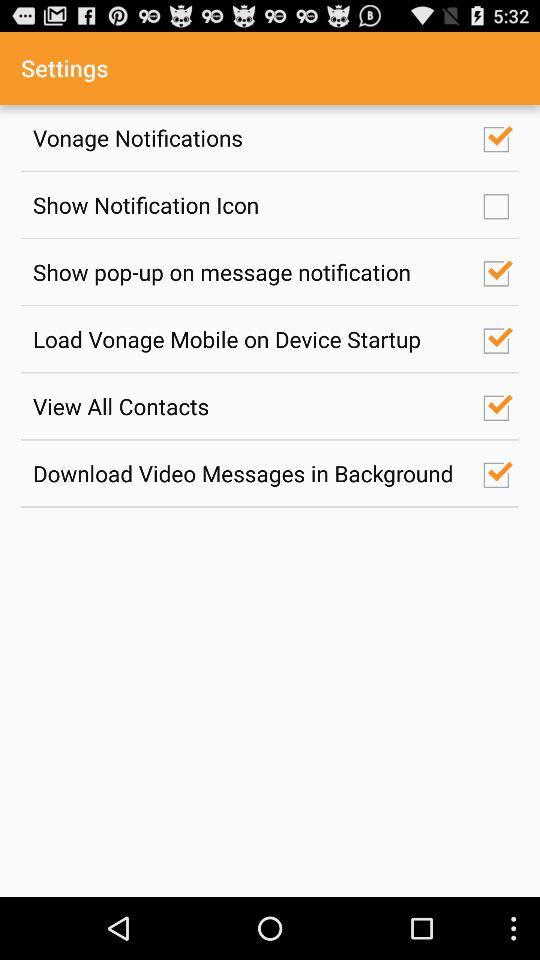 This screenshot has height=960, width=540. What do you see at coordinates (247, 473) in the screenshot?
I see `download video messages icon` at bounding box center [247, 473].